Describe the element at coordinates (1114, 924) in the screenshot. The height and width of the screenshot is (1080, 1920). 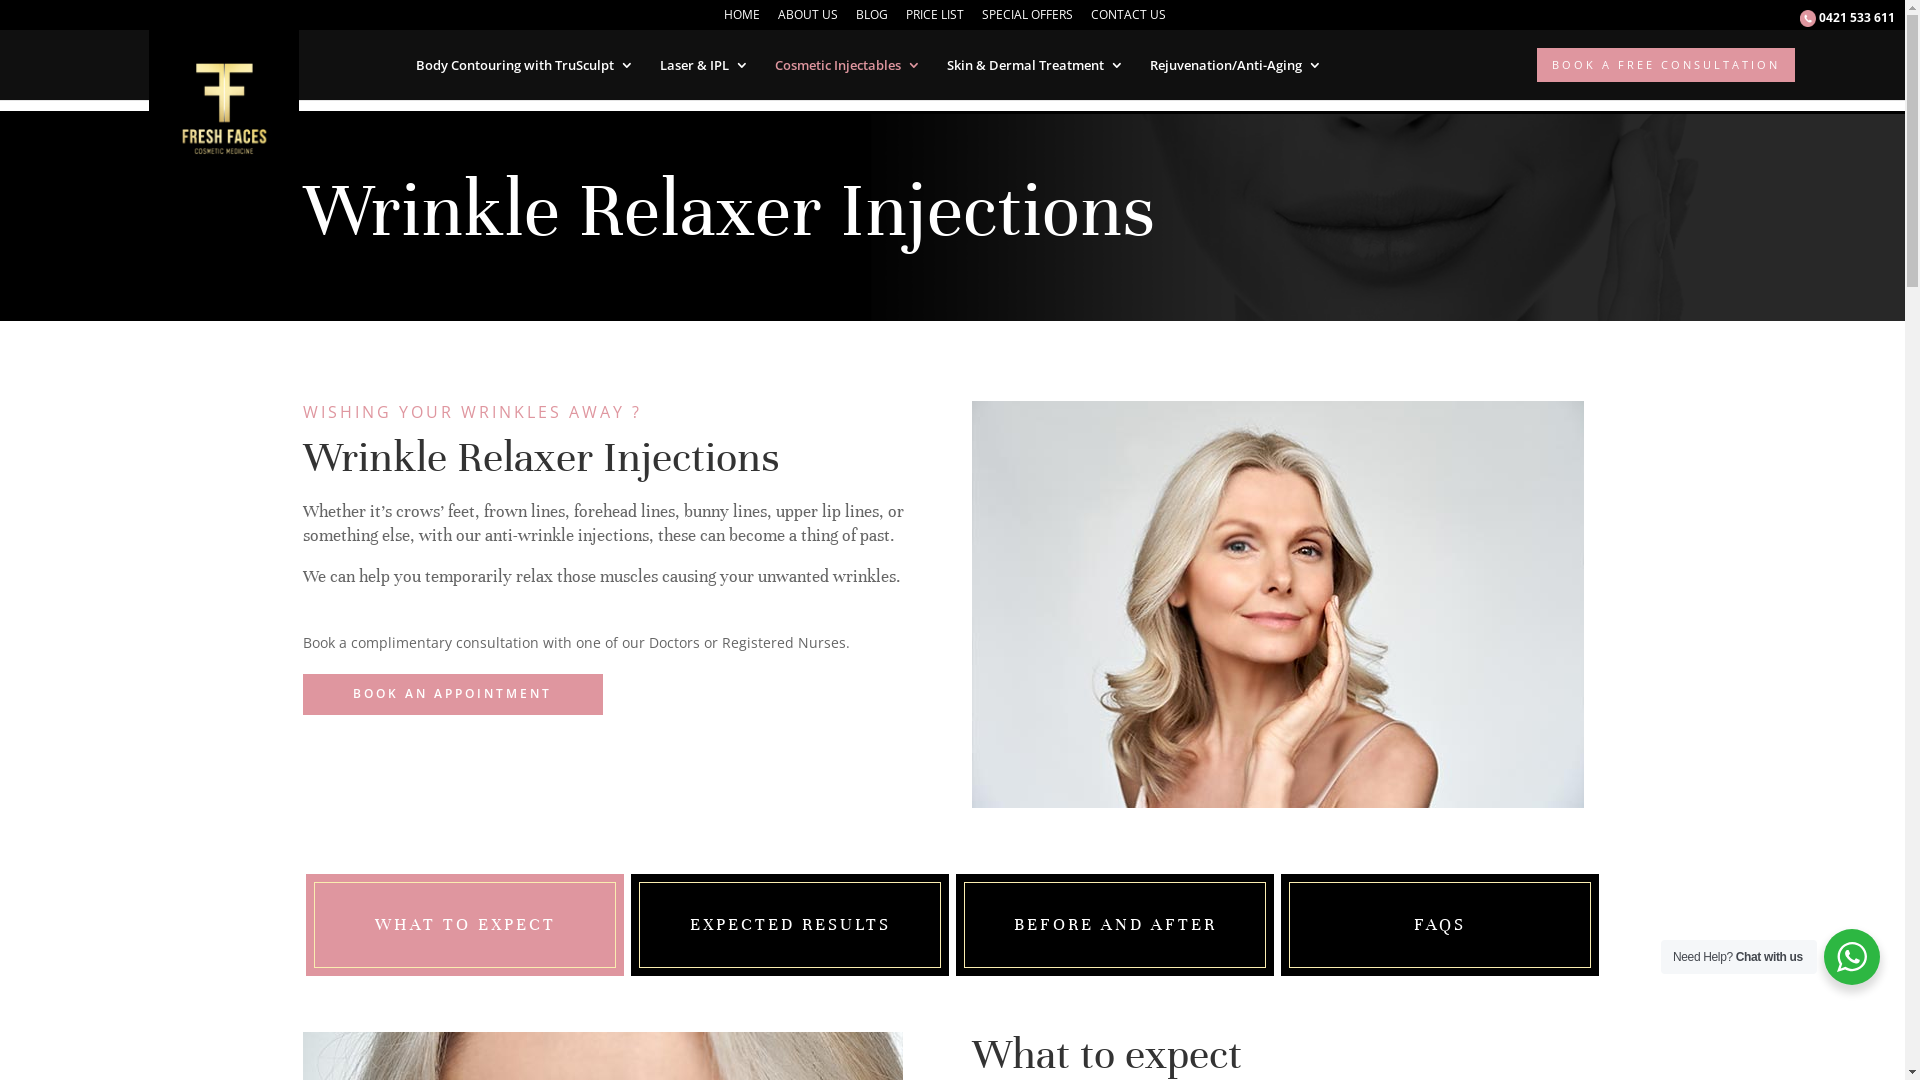
I see `'BEFORE AND AFTER'` at that location.